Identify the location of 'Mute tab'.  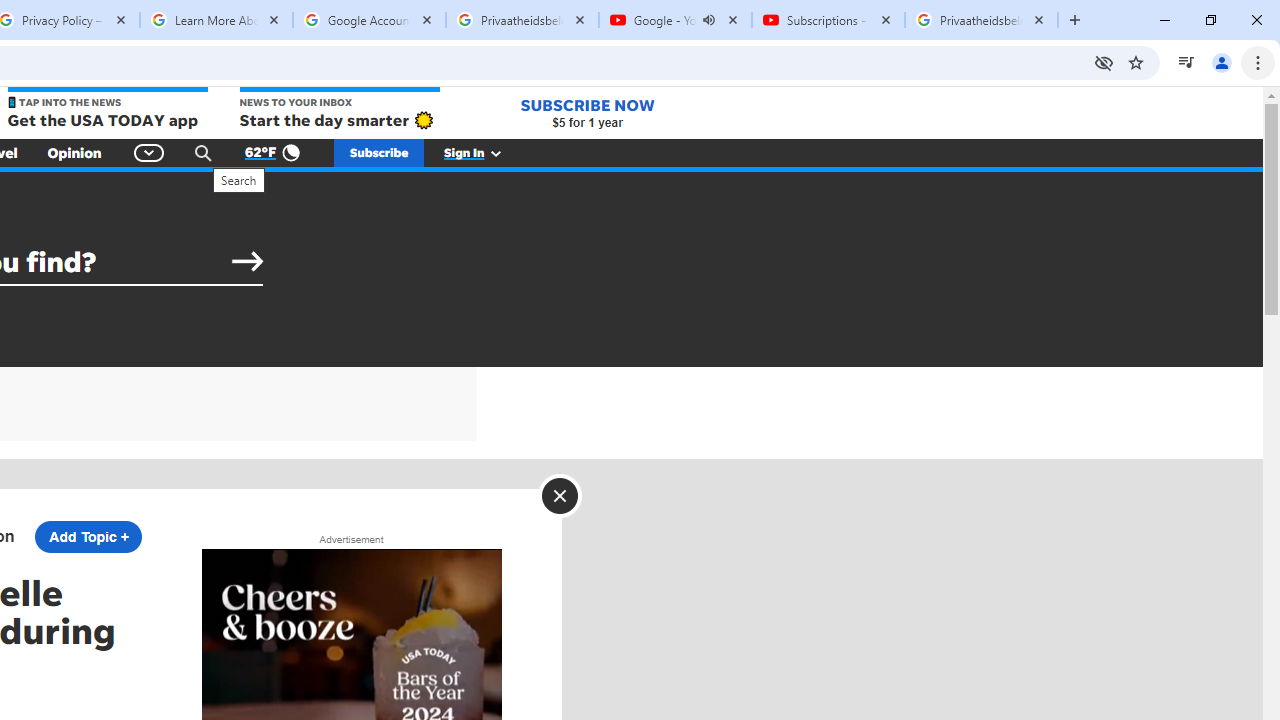
(709, 20).